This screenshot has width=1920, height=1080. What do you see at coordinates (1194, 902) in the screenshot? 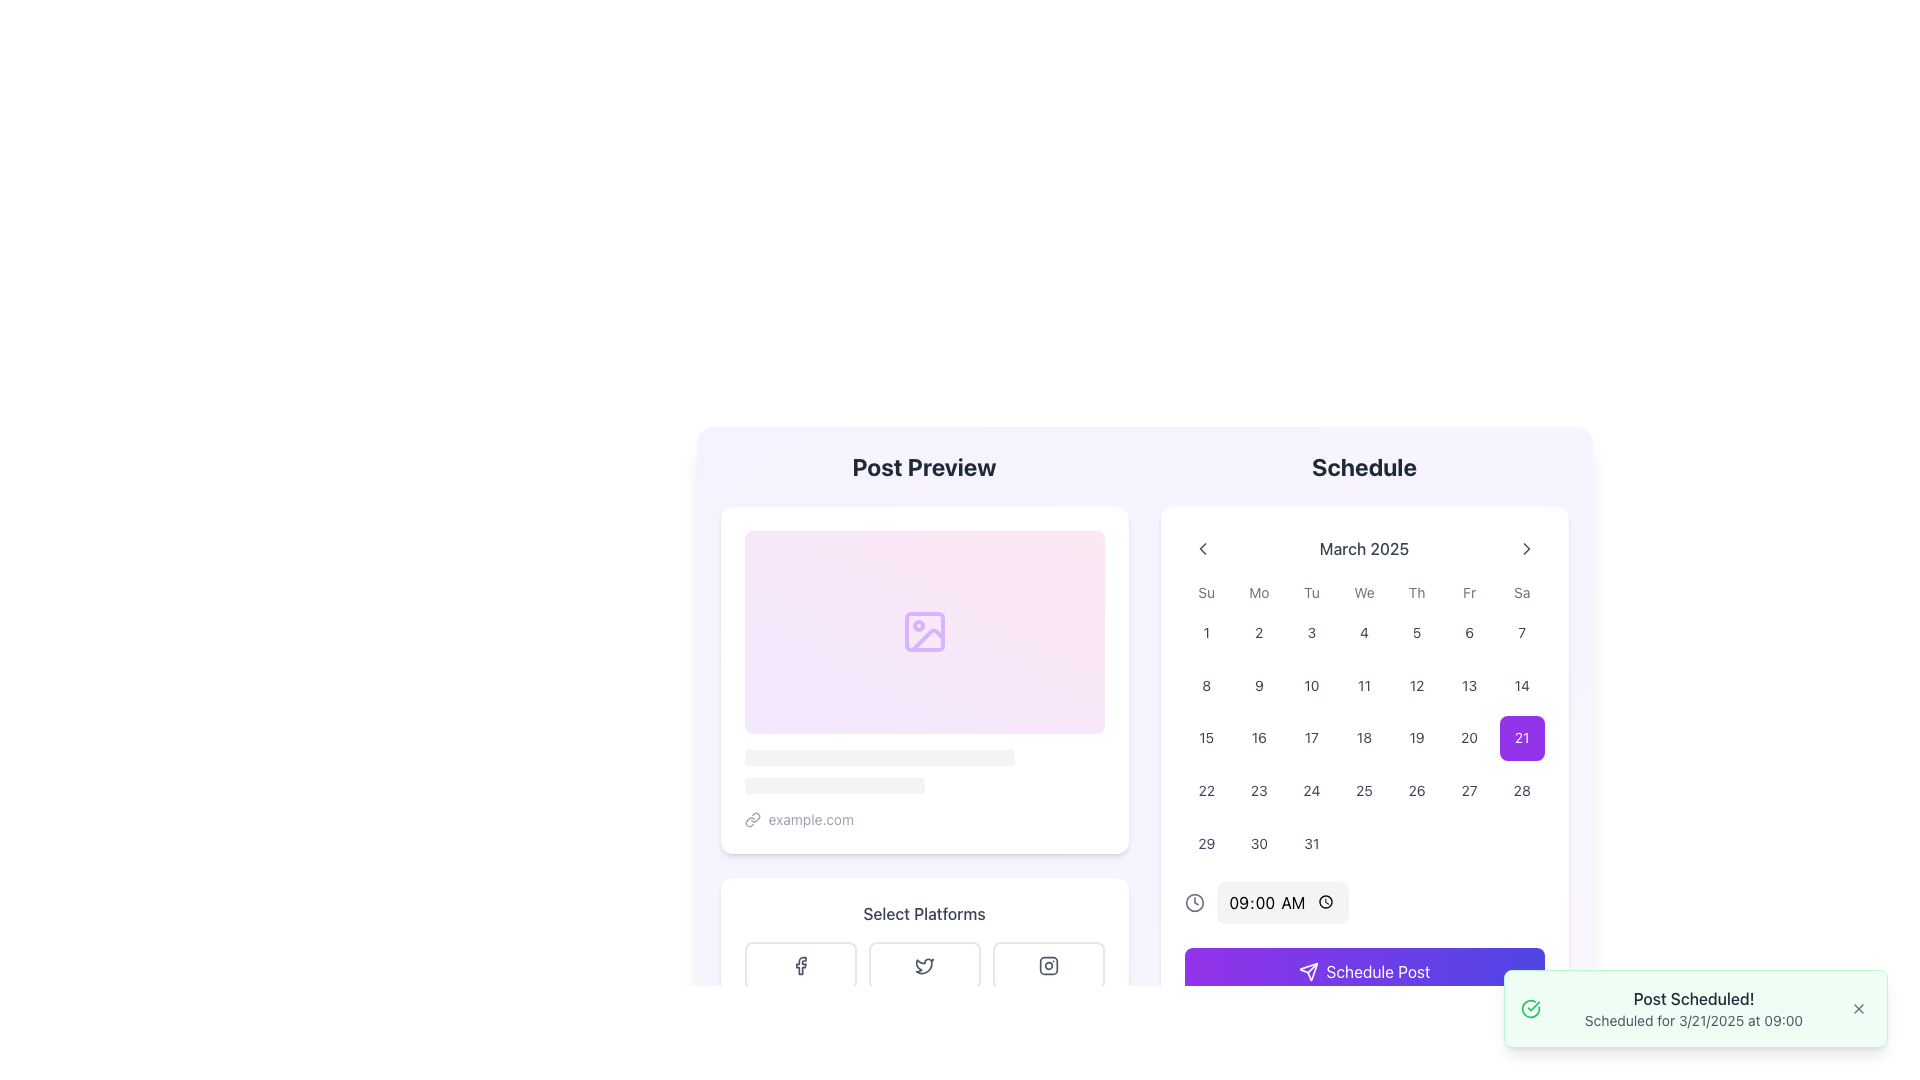
I see `the clock icon that indicates the time input field, which is located to the left of the time selection input box displaying '09:00 AM'` at bounding box center [1194, 902].